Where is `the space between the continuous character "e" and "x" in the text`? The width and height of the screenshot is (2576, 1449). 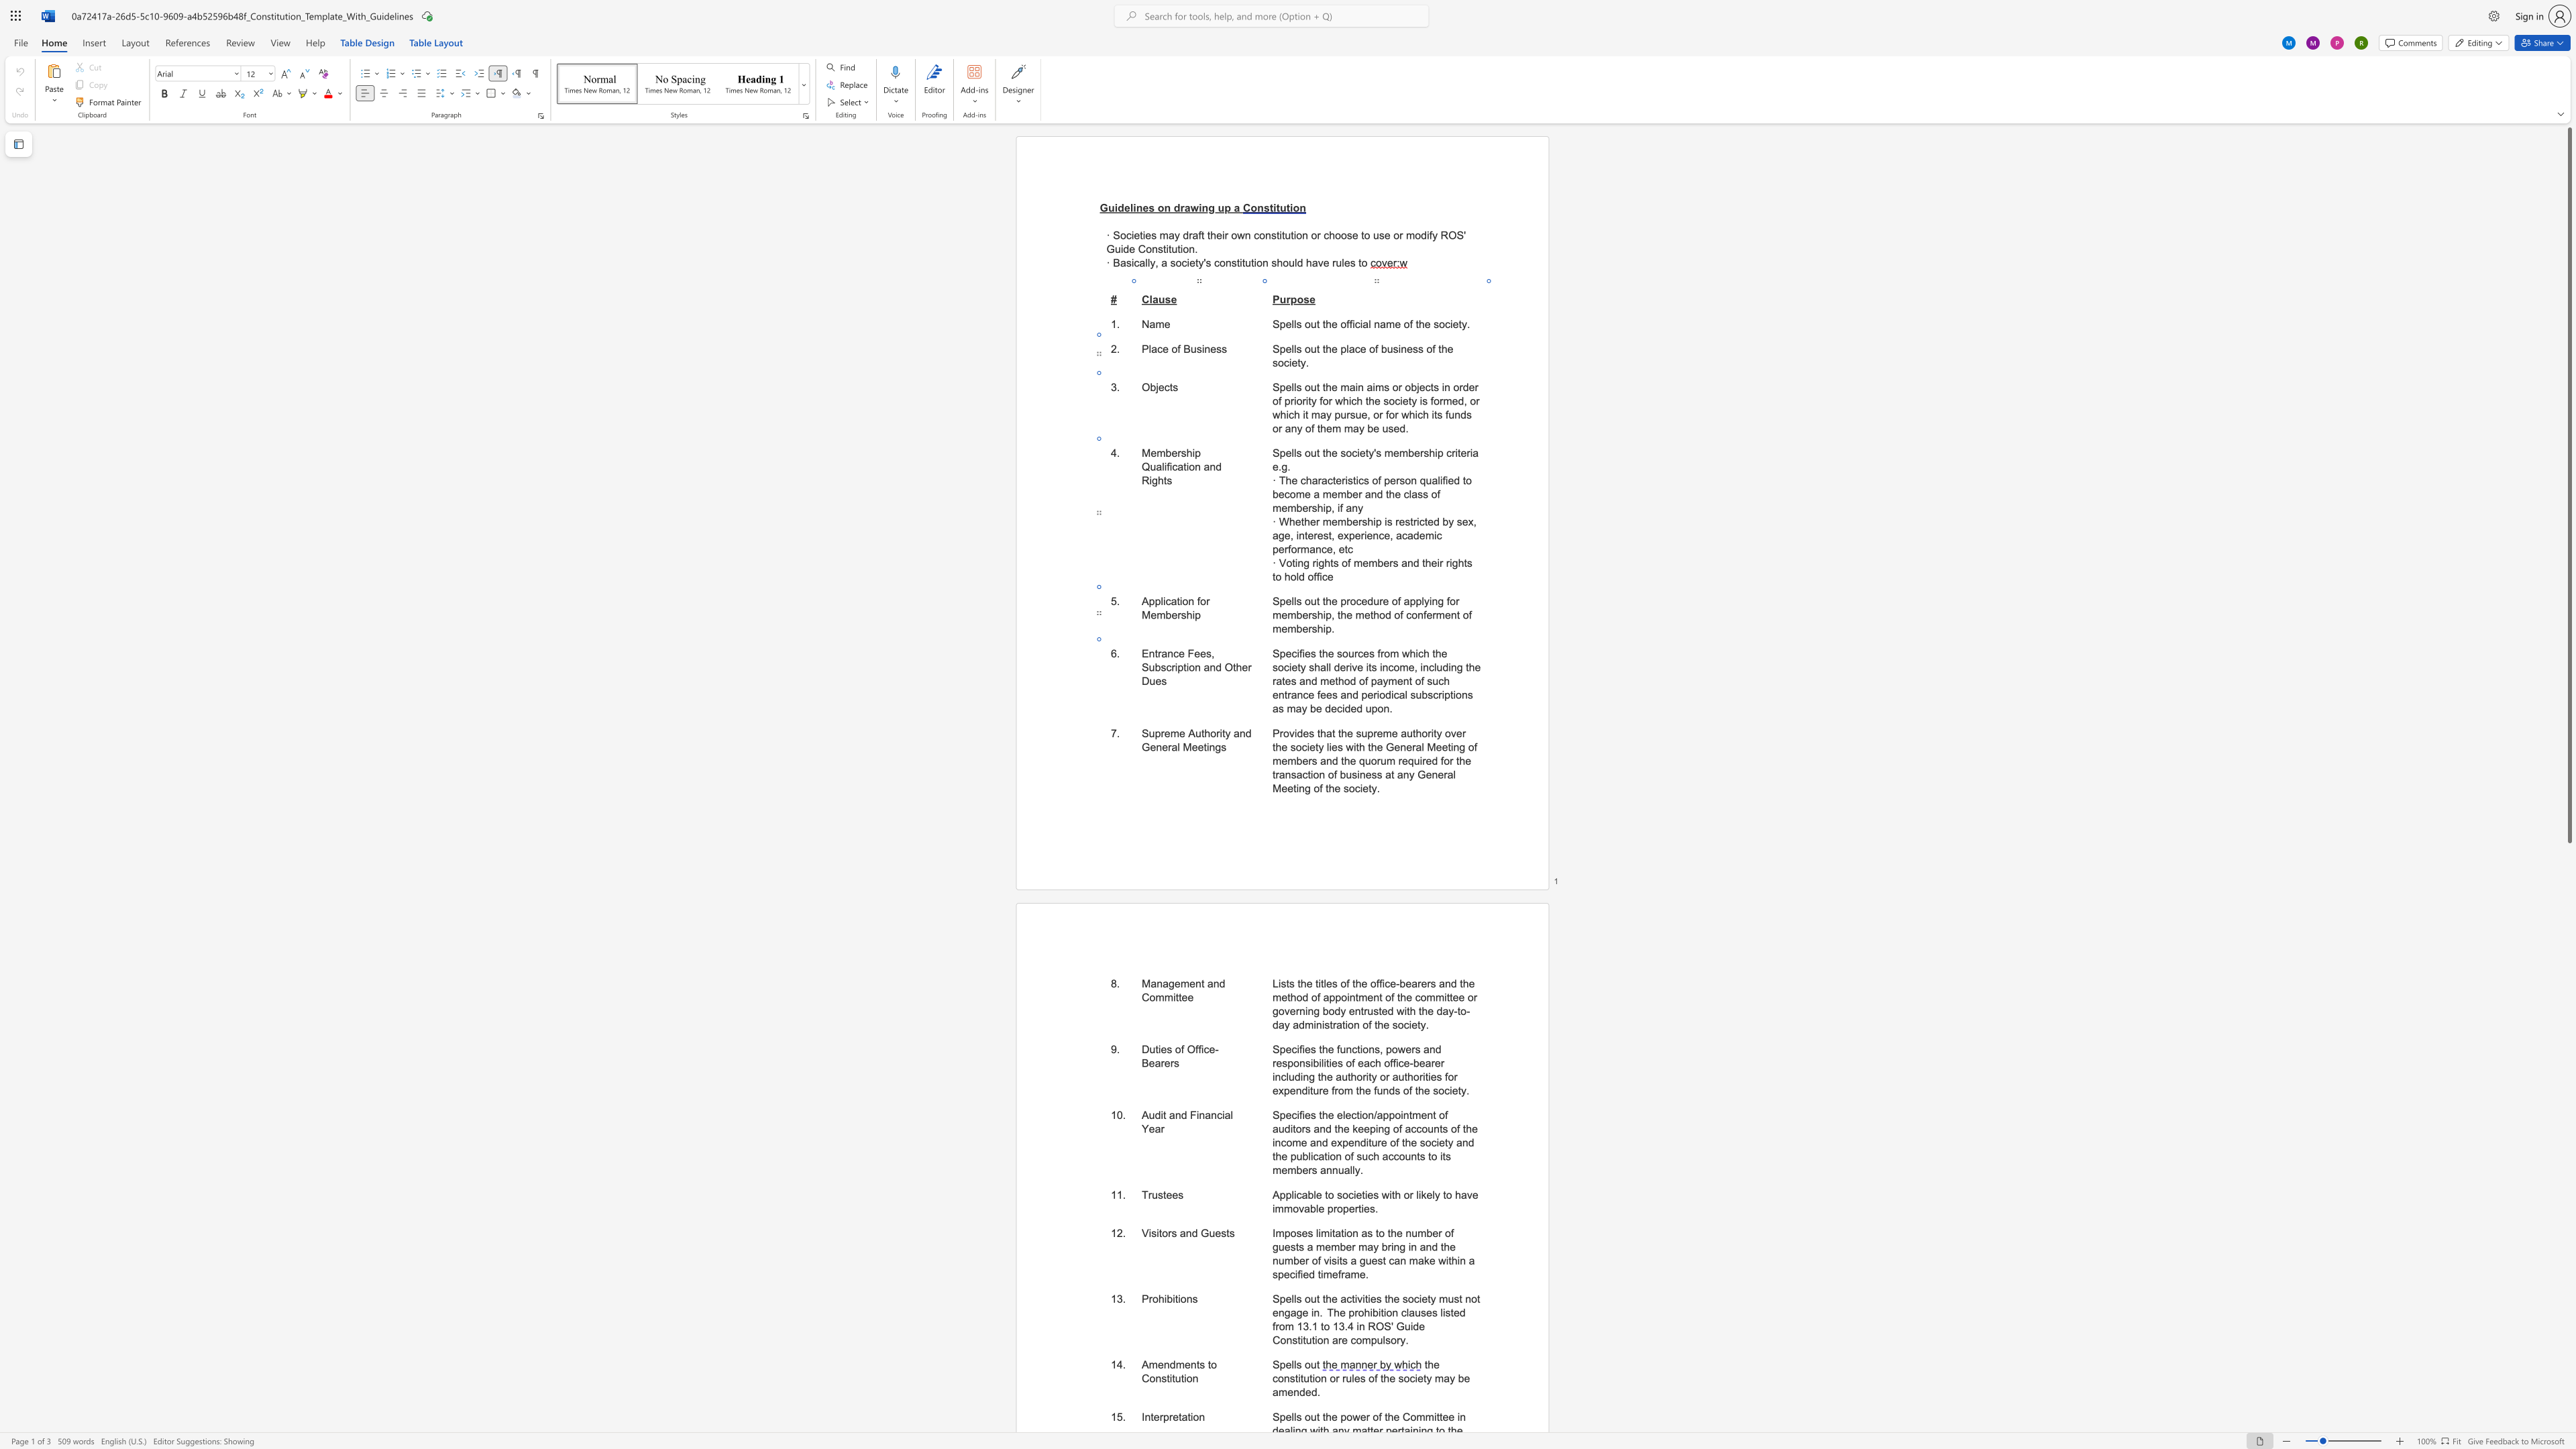 the space between the continuous character "e" and "x" in the text is located at coordinates (1277, 1089).